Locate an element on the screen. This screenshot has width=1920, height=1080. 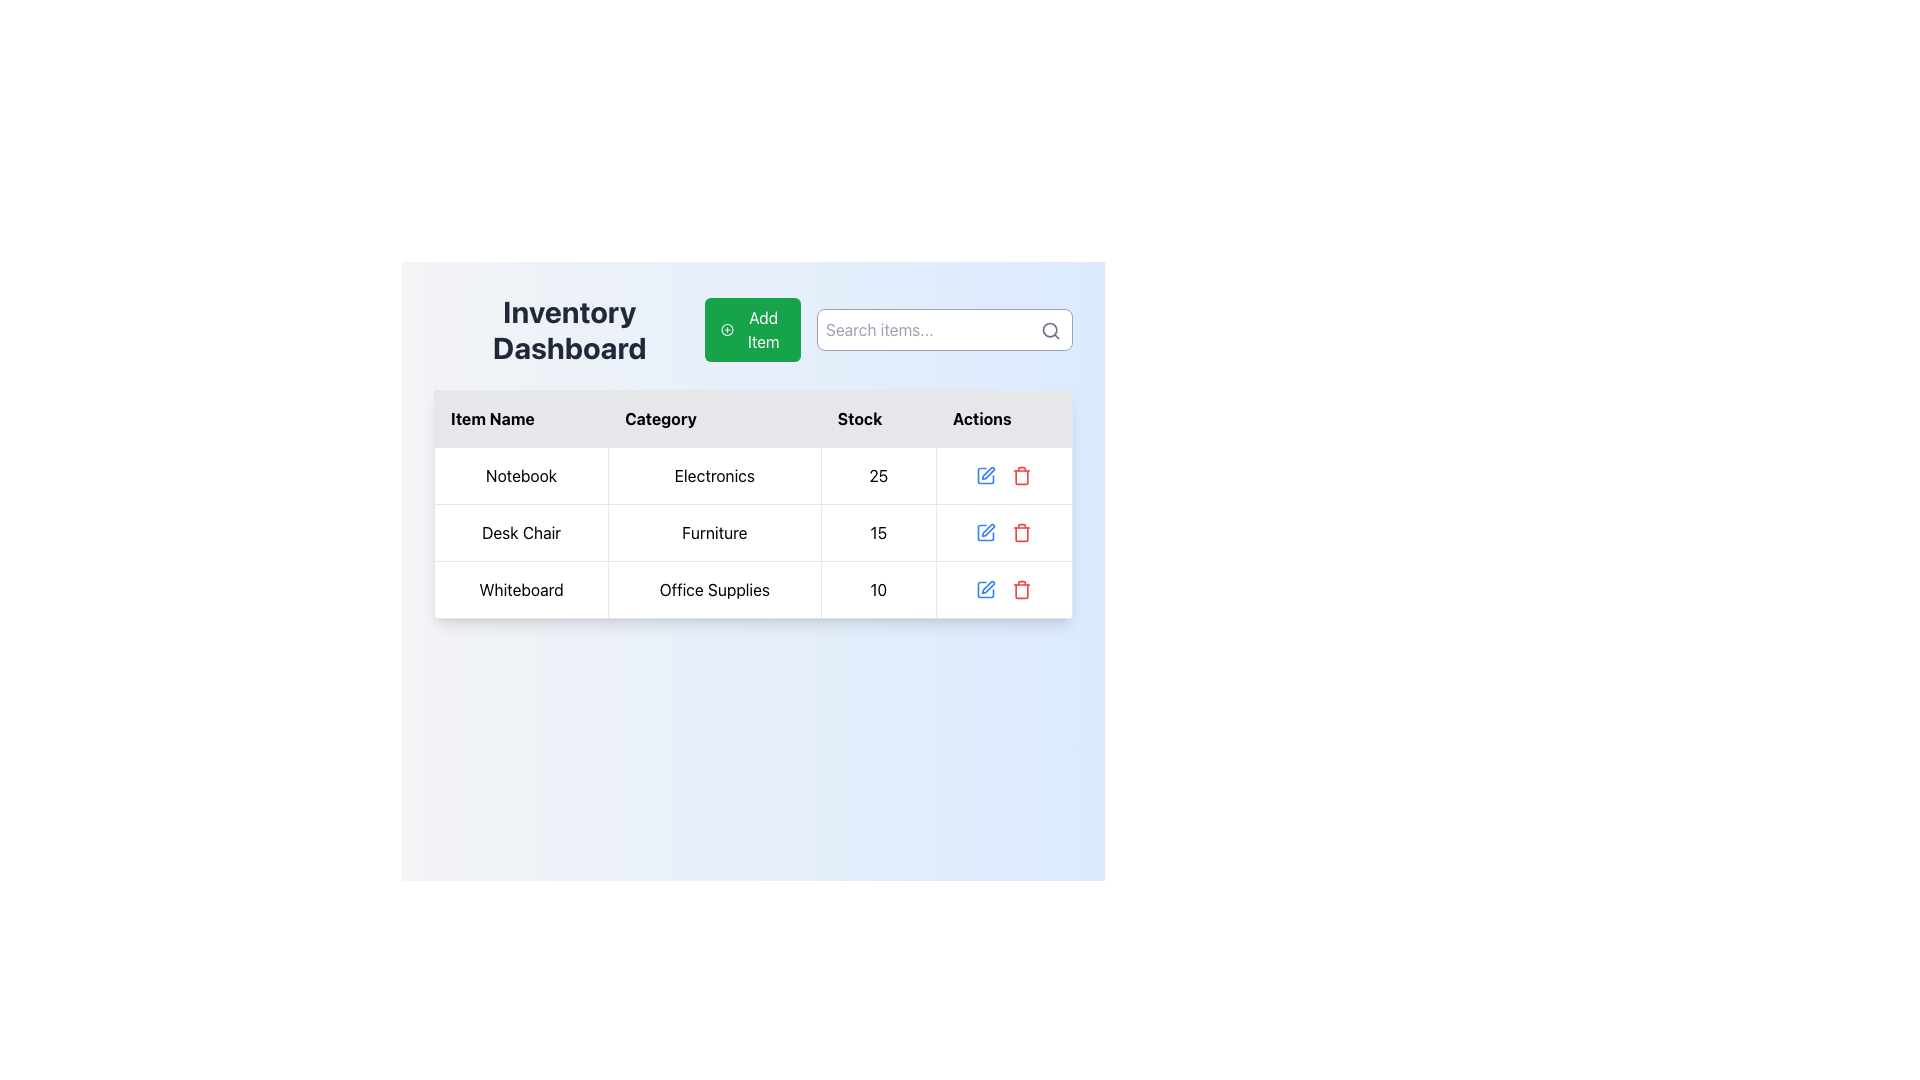
the informational Text block in the 'Category' column that displays the category of the item in the same row as 'Desk Chair' and '15' in the Stock column is located at coordinates (714, 531).